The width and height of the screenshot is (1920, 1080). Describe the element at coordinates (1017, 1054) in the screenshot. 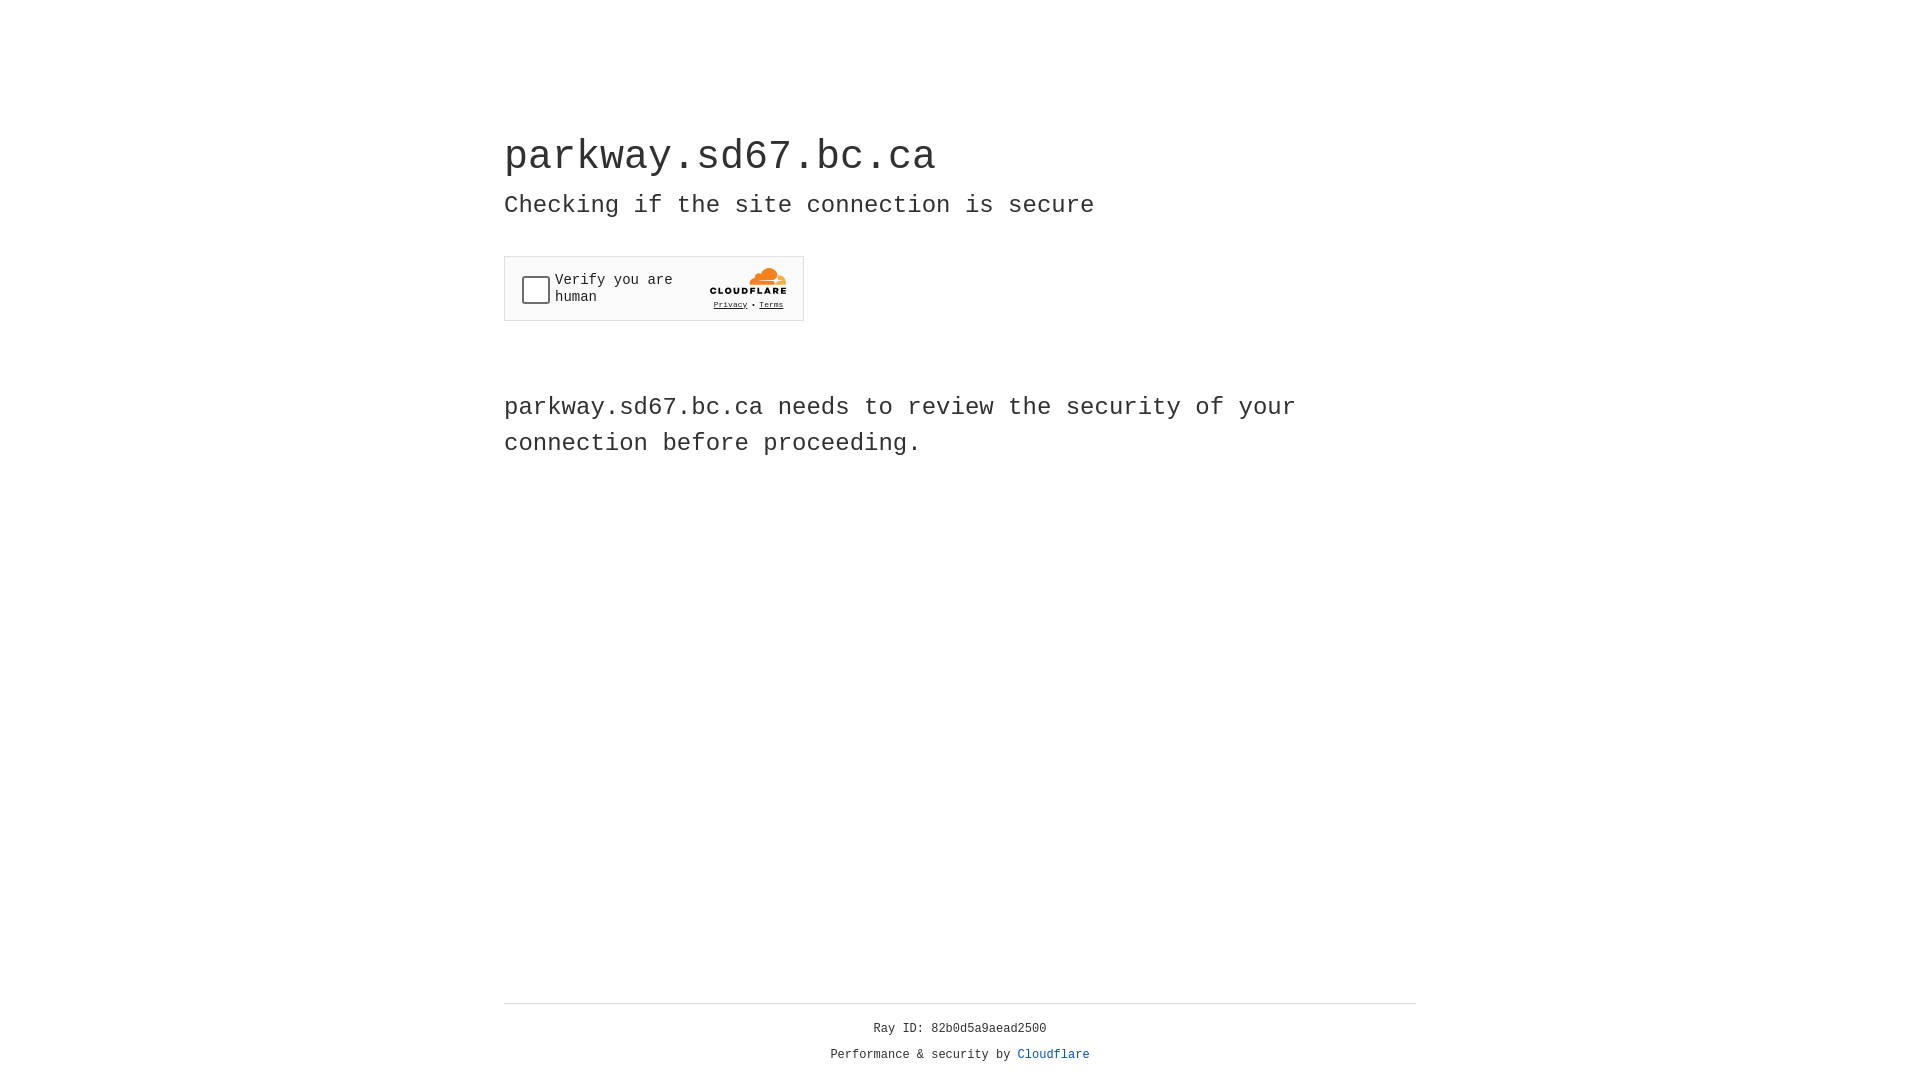

I see `'Cloudflare'` at that location.